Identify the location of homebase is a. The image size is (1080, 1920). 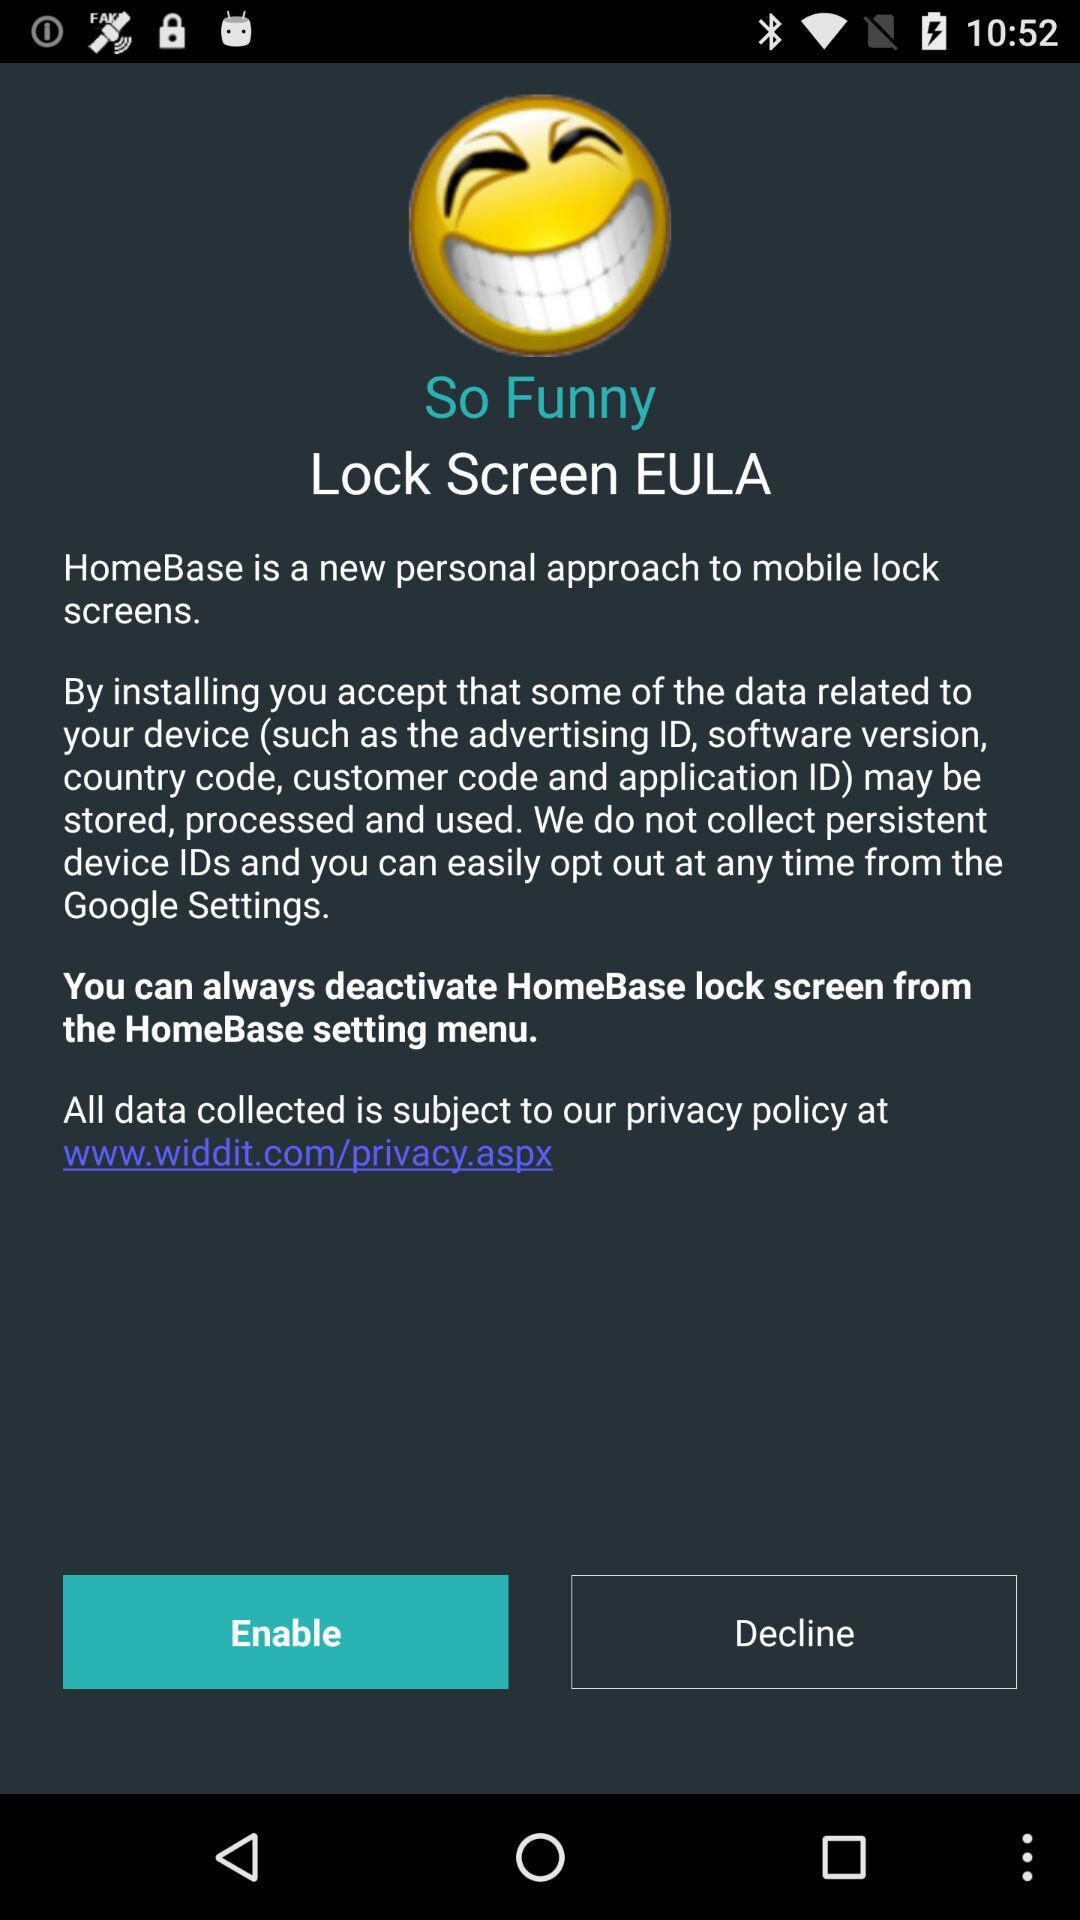
(540, 586).